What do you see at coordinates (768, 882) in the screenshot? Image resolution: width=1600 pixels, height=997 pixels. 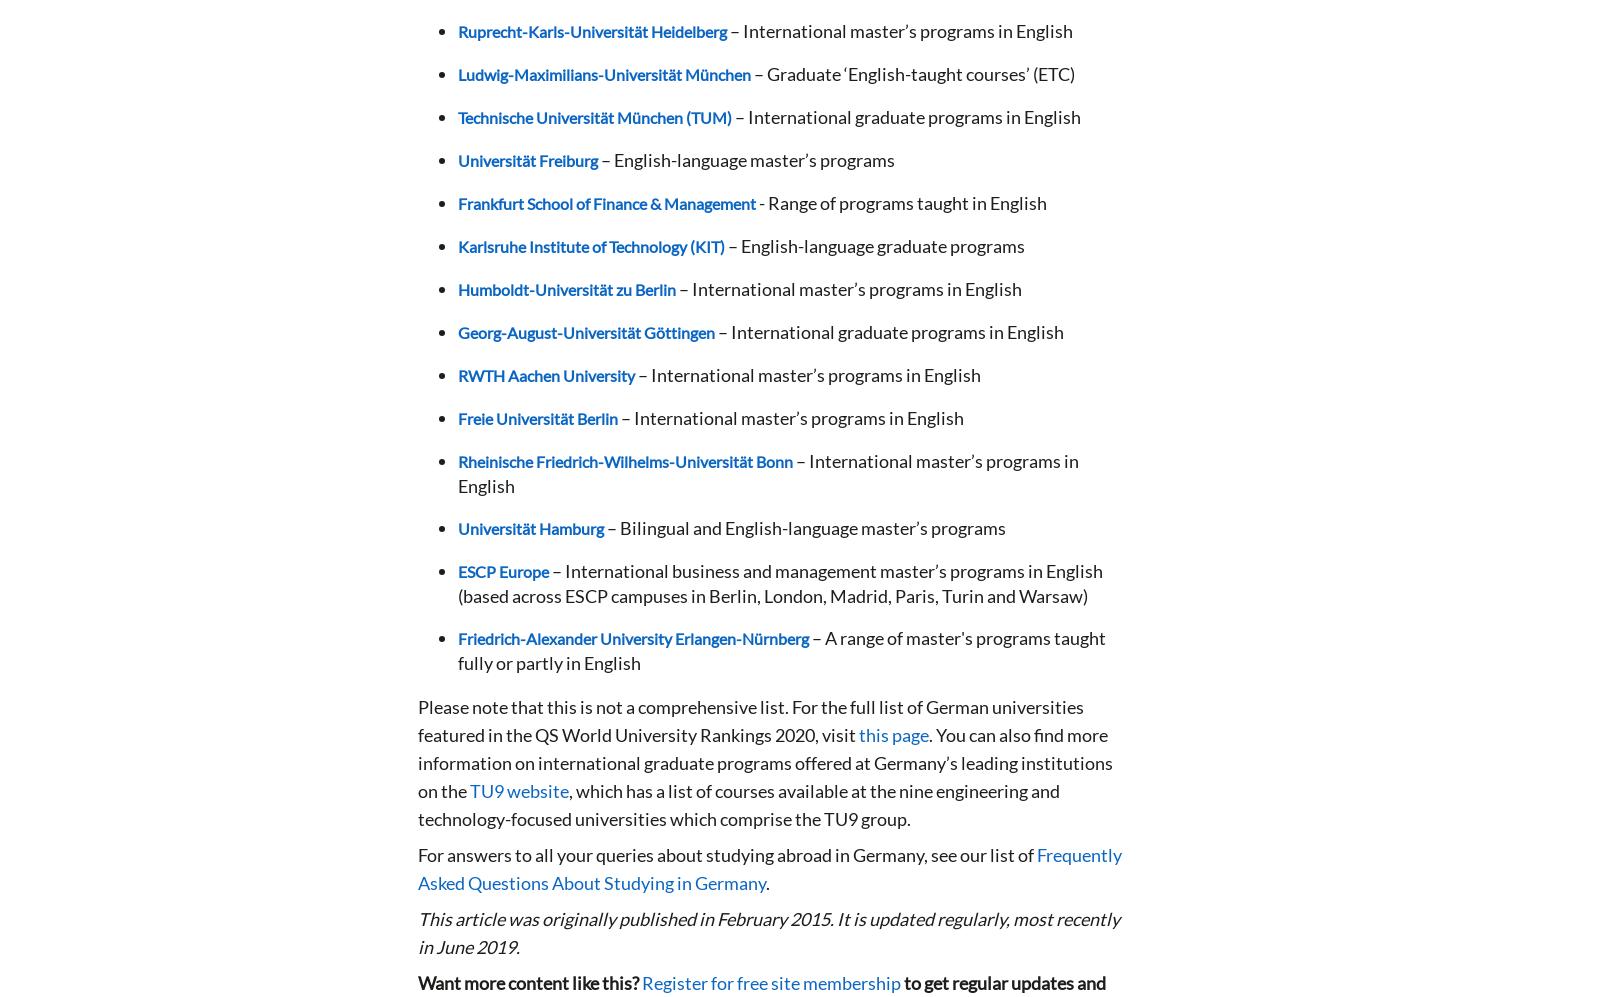 I see `'.'` at bounding box center [768, 882].